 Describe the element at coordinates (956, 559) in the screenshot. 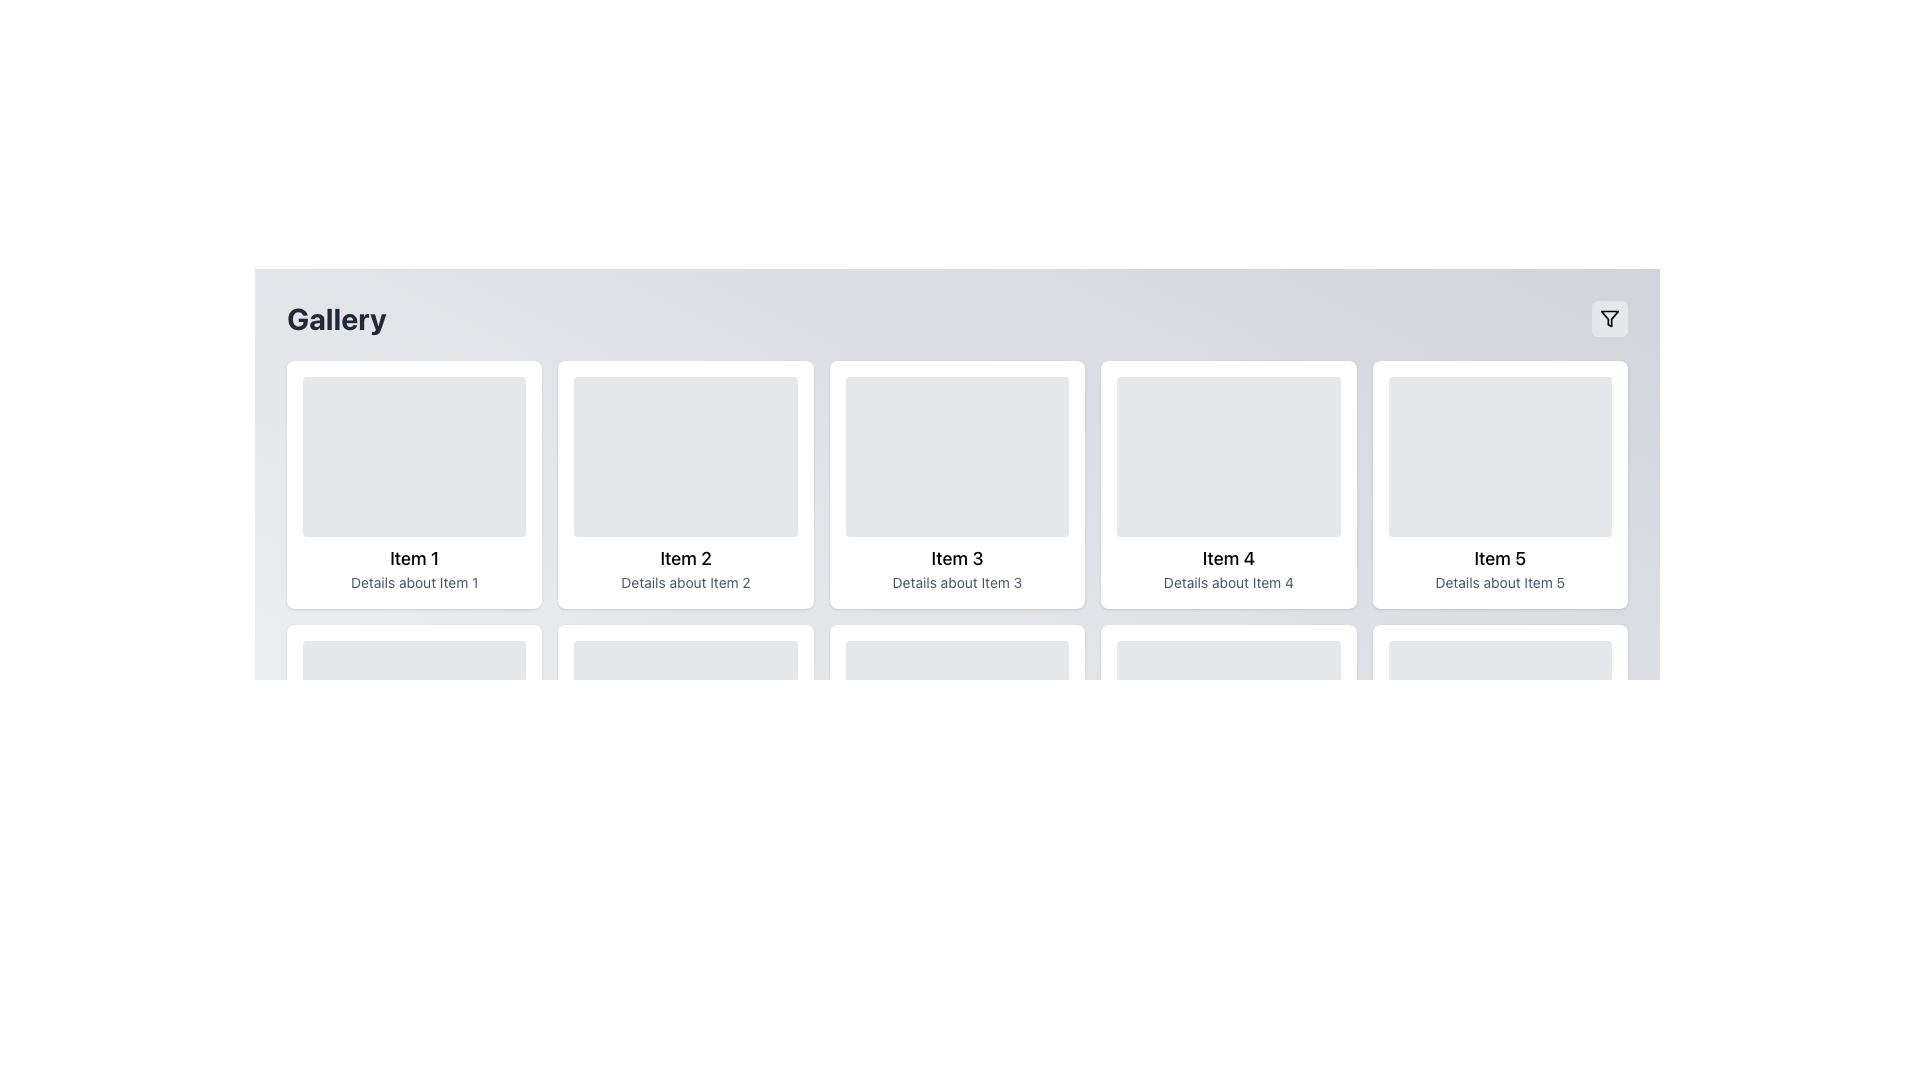

I see `the bold text label displaying 'Item 3' located in the third card of the horizontal list, positioned directly below the image placeholder` at that location.